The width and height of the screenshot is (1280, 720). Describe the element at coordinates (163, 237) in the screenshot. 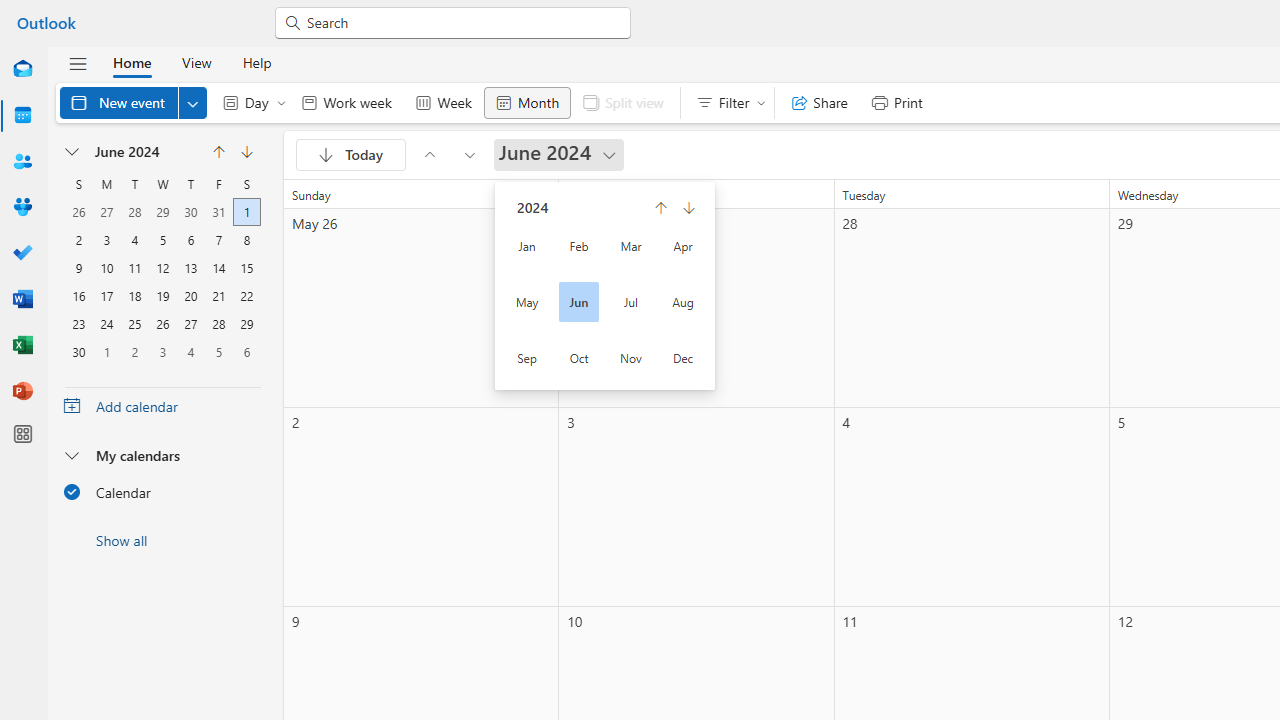

I see `'5, June, 2024'` at that location.